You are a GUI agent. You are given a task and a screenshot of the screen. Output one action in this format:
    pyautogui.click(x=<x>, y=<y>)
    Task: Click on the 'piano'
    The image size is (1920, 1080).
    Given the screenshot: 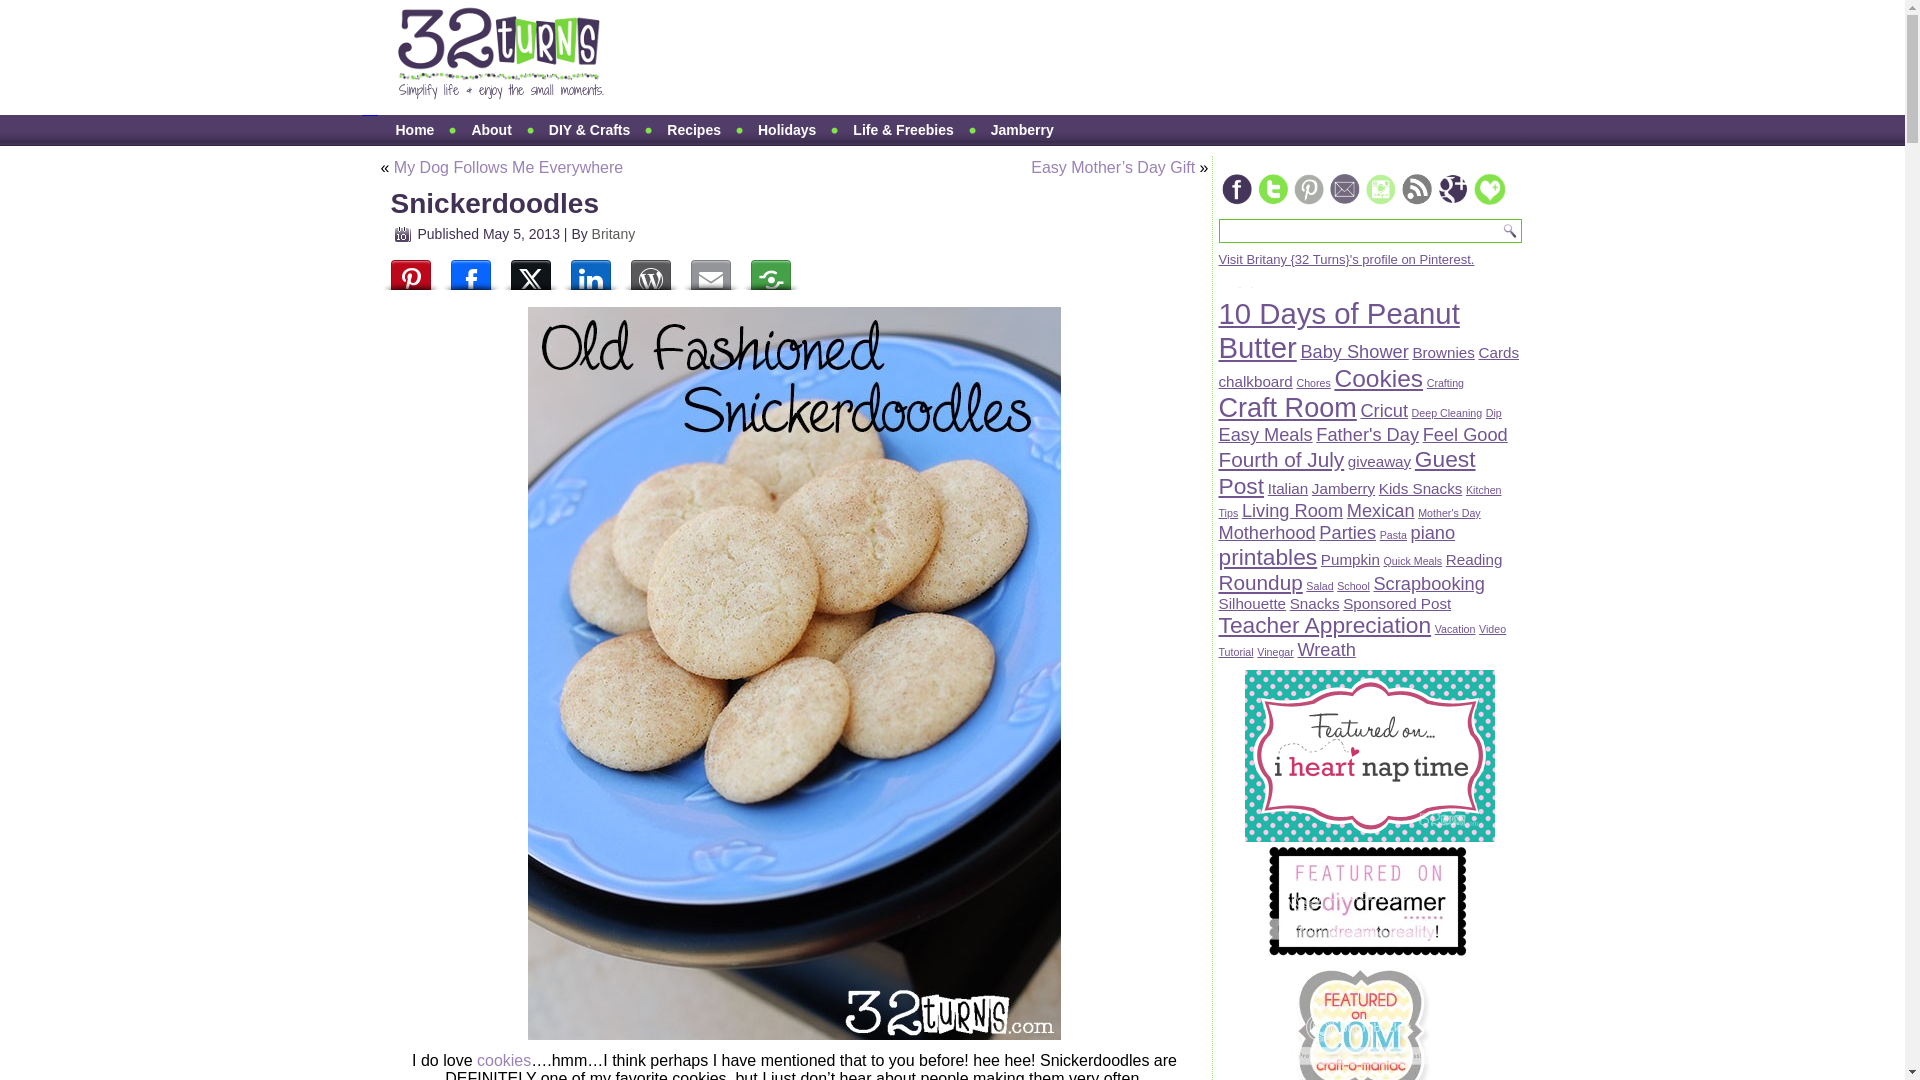 What is the action you would take?
    pyautogui.click(x=1432, y=531)
    